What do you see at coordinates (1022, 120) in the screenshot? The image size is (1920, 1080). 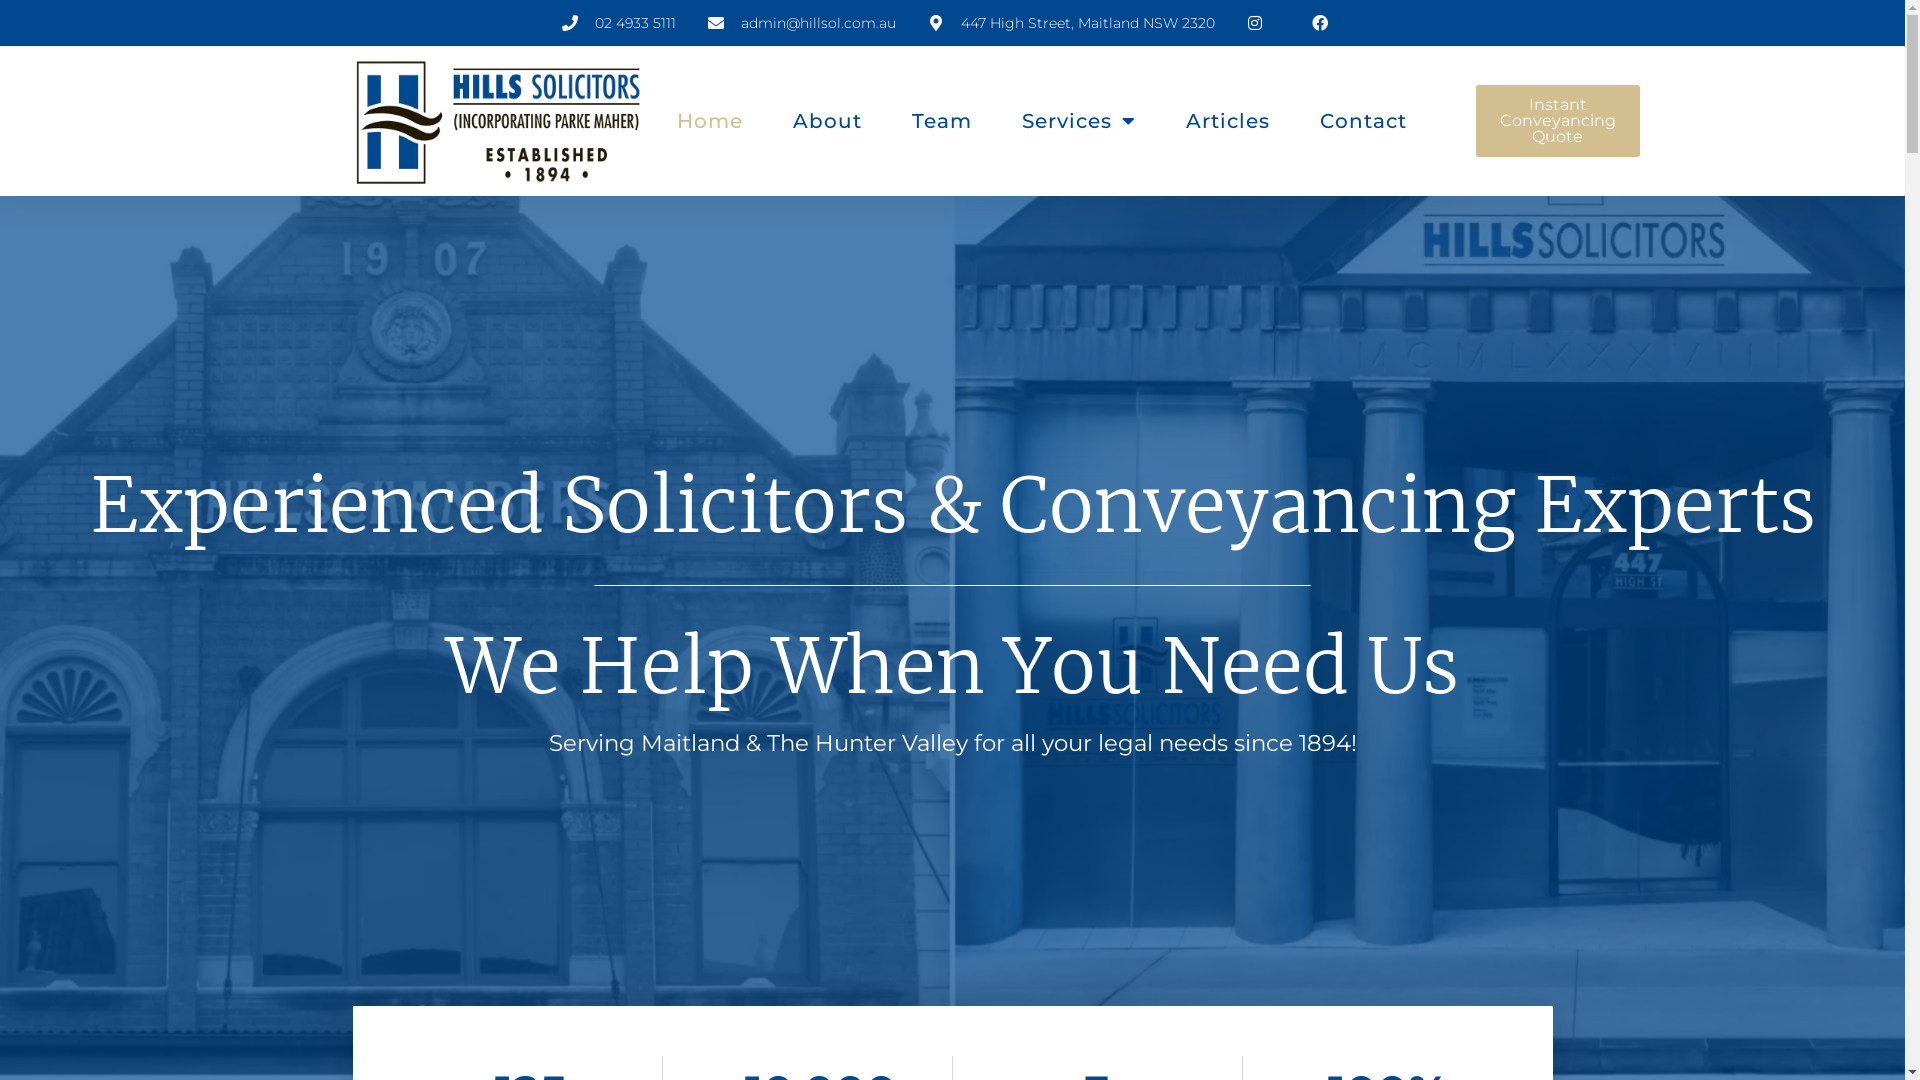 I see `'Services'` at bounding box center [1022, 120].